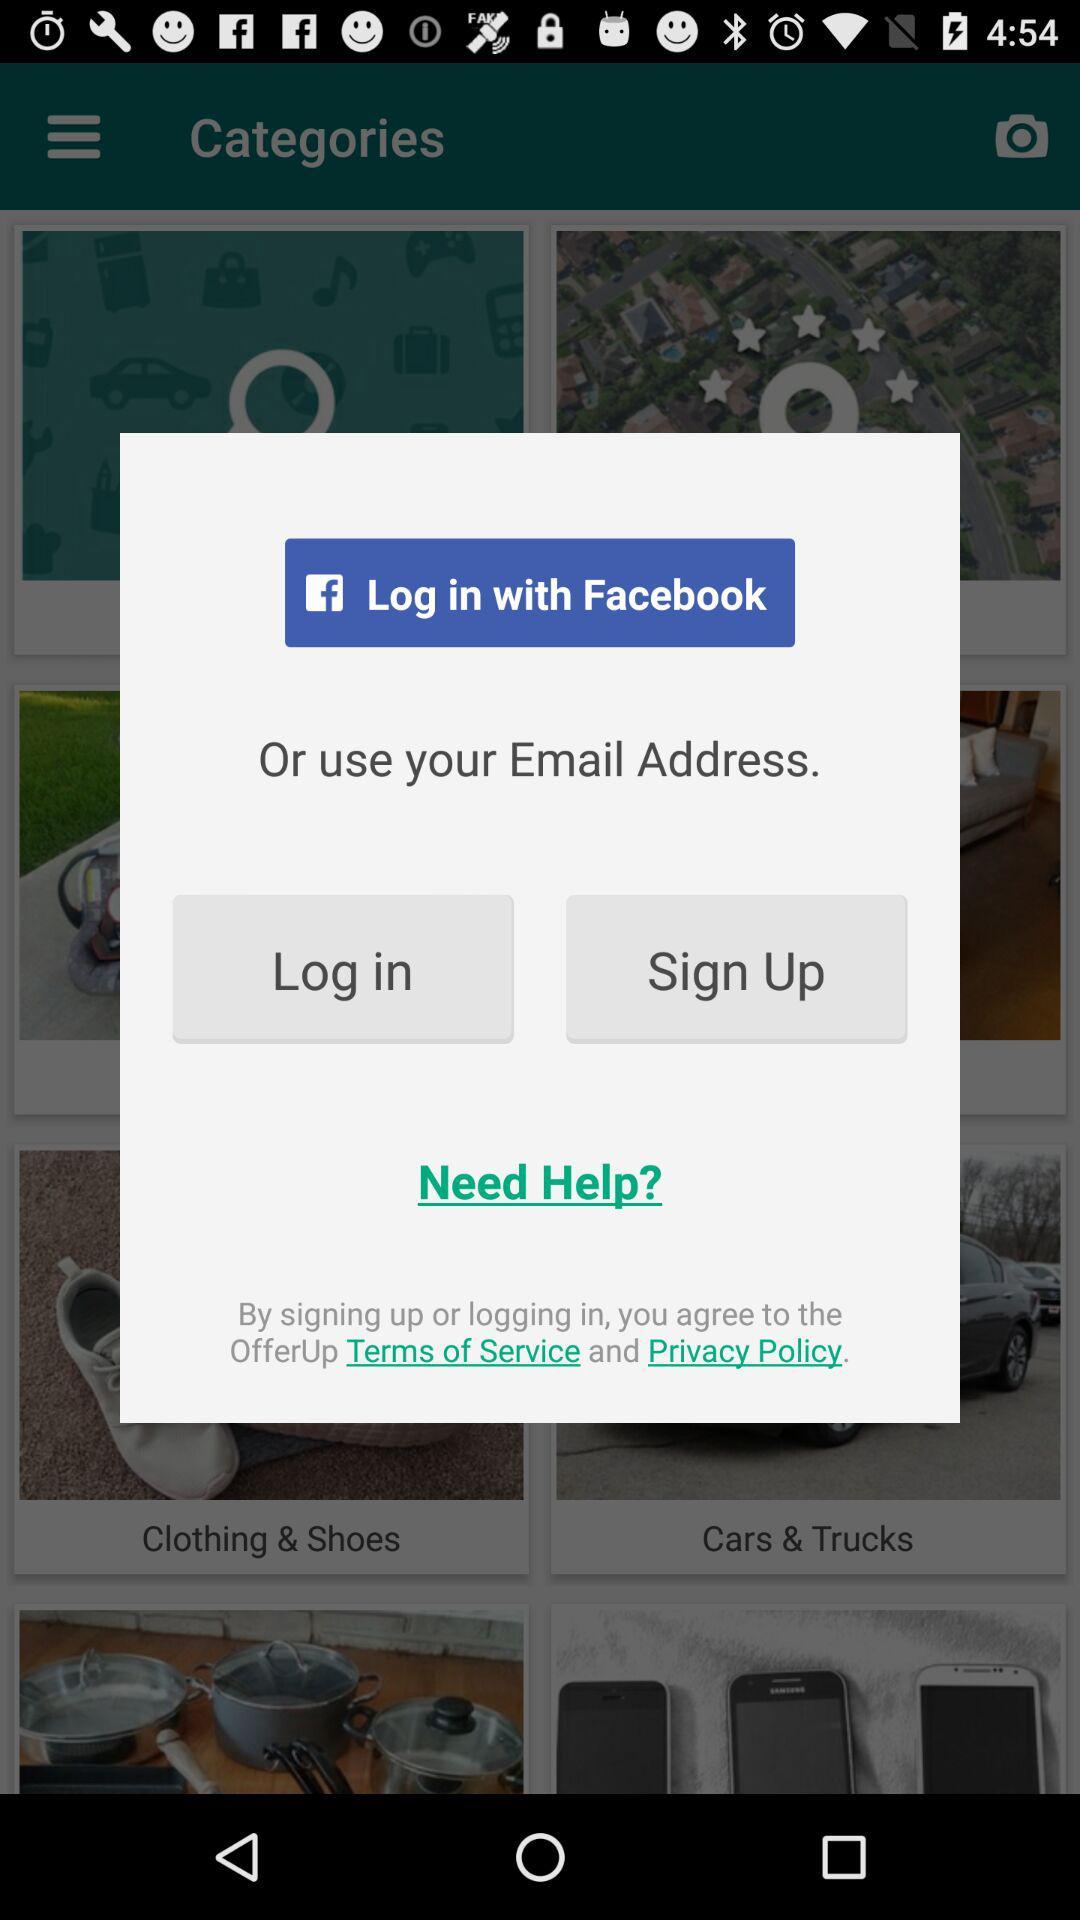 Image resolution: width=1080 pixels, height=1920 pixels. I want to click on need help? item, so click(540, 1180).